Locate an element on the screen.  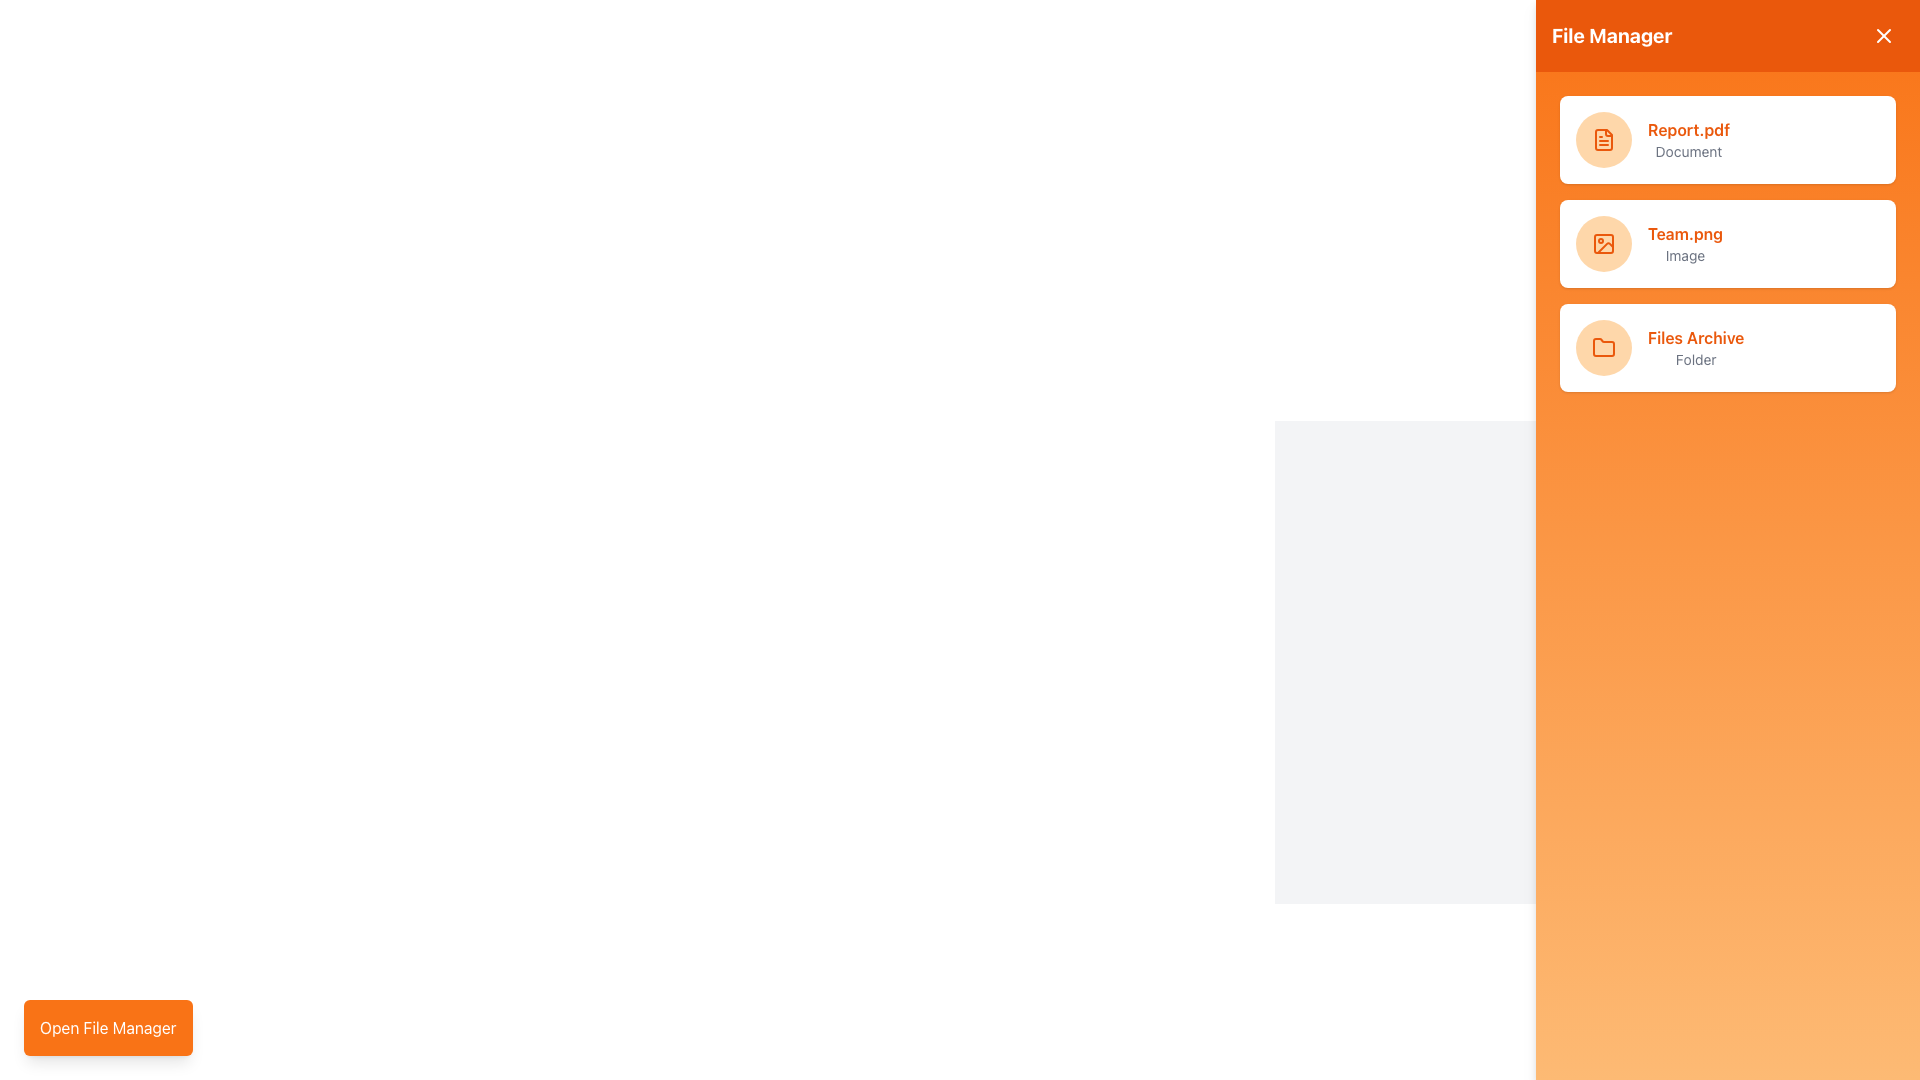
the 'Files Archive' icon located in the top-left corner of the 'Files Archive' card within the 'File Manager' panel is located at coordinates (1603, 346).